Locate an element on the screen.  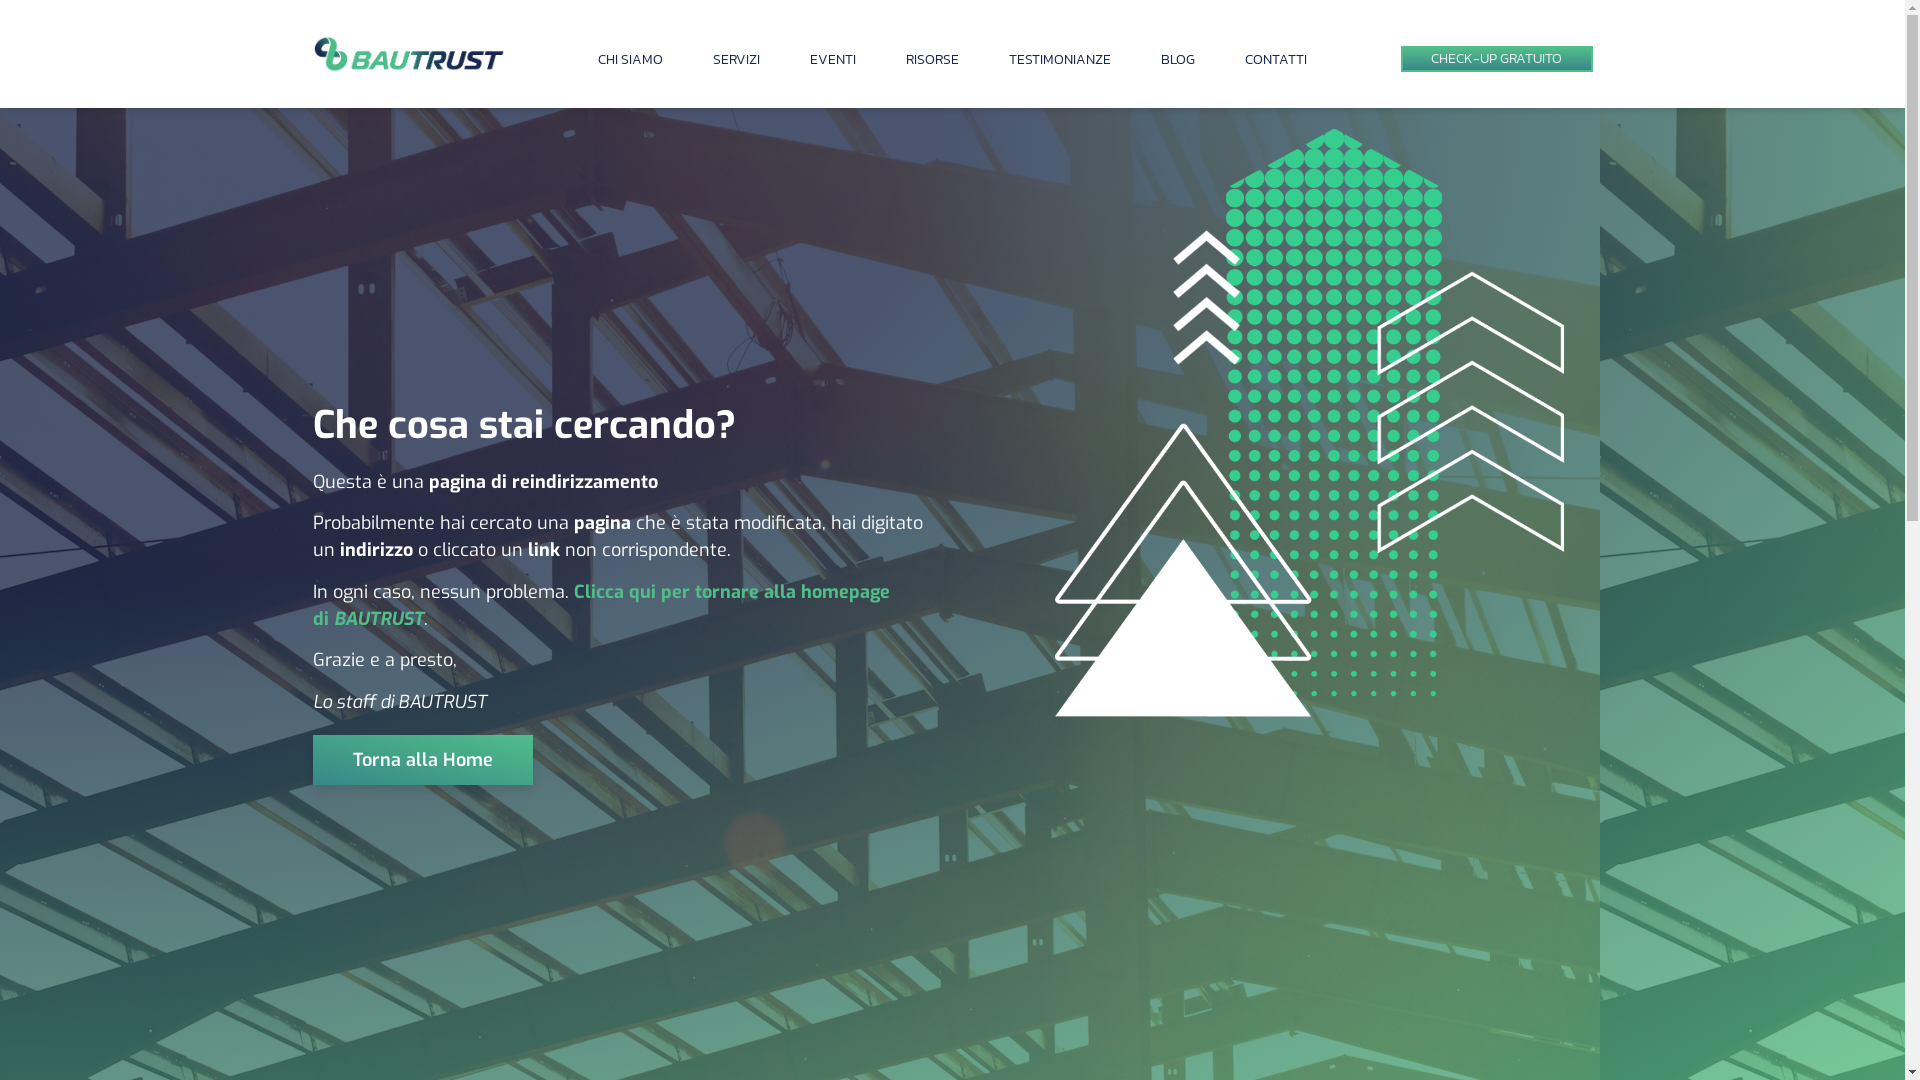
'Clicca qui per tornare alla homepage di BAUTRUST' is located at coordinates (599, 604).